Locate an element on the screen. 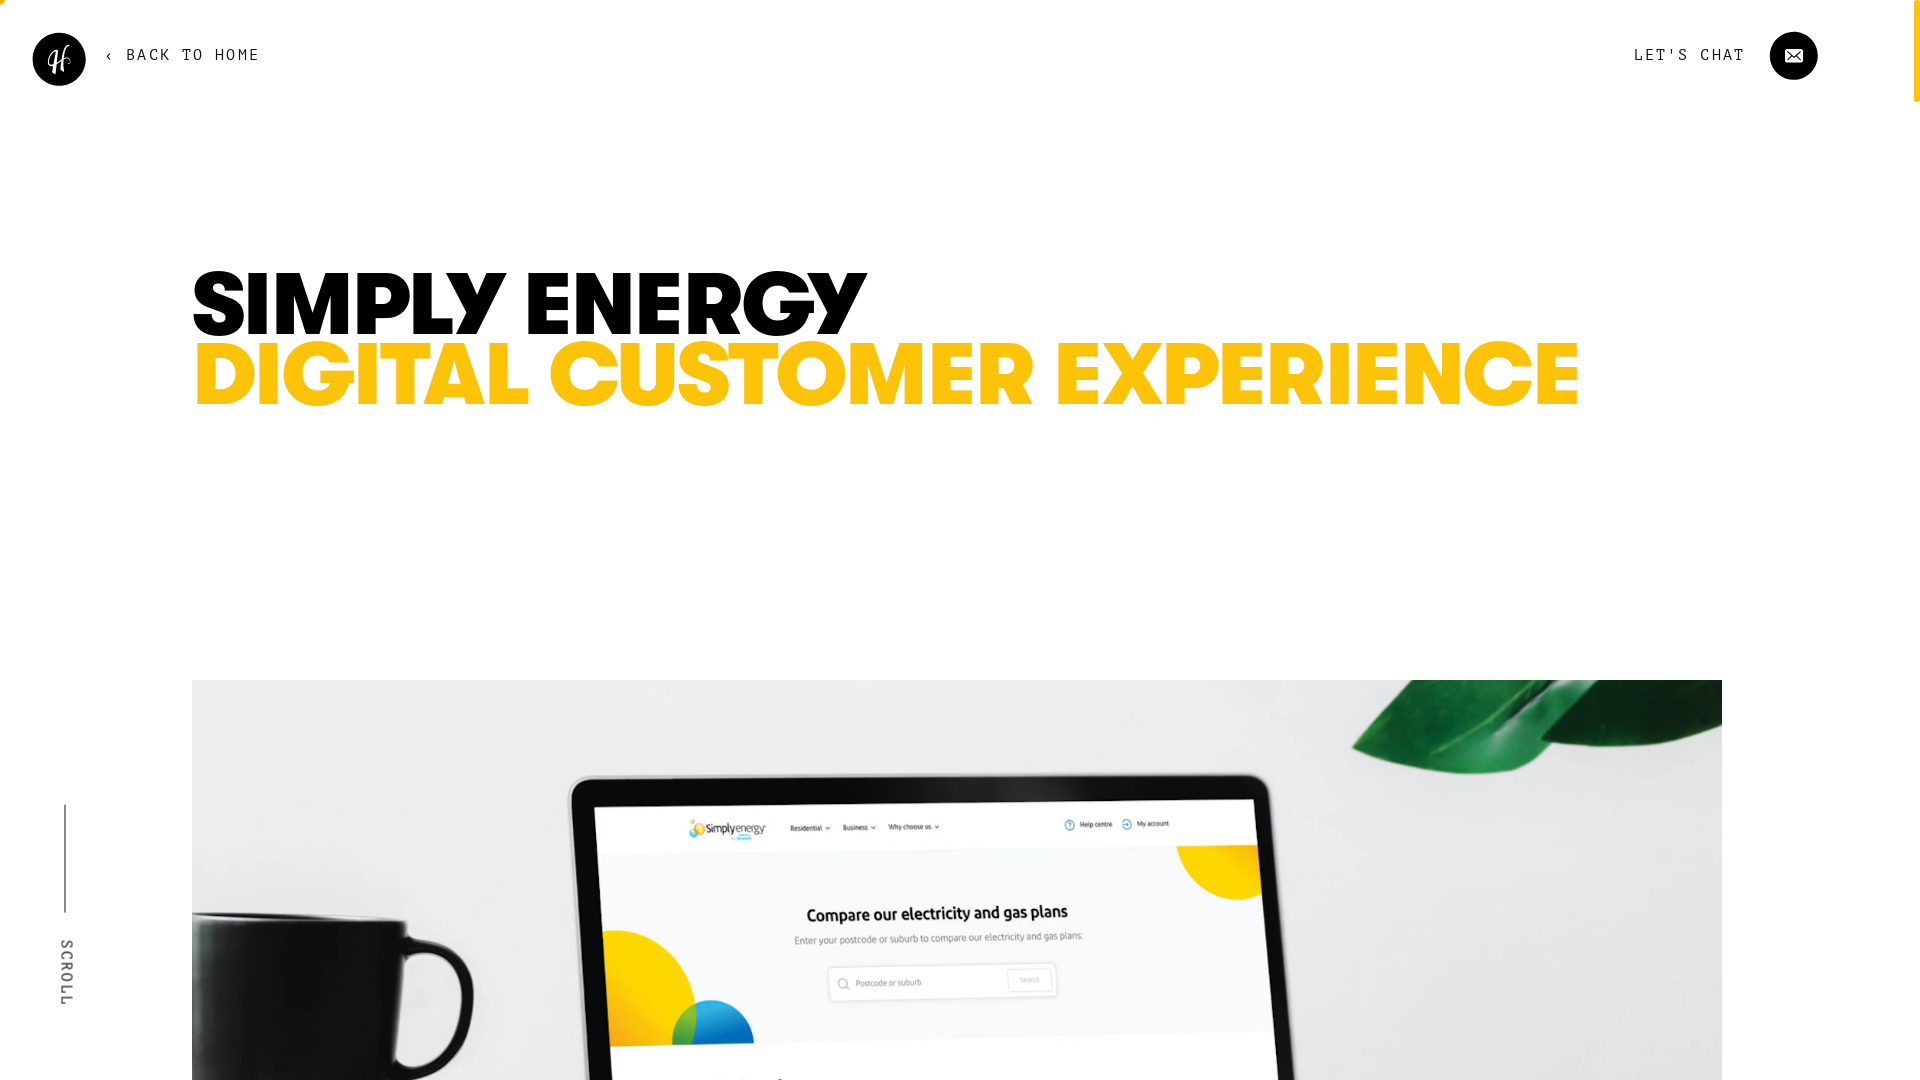  'LET'S CHAT is located at coordinates (1701, 54).